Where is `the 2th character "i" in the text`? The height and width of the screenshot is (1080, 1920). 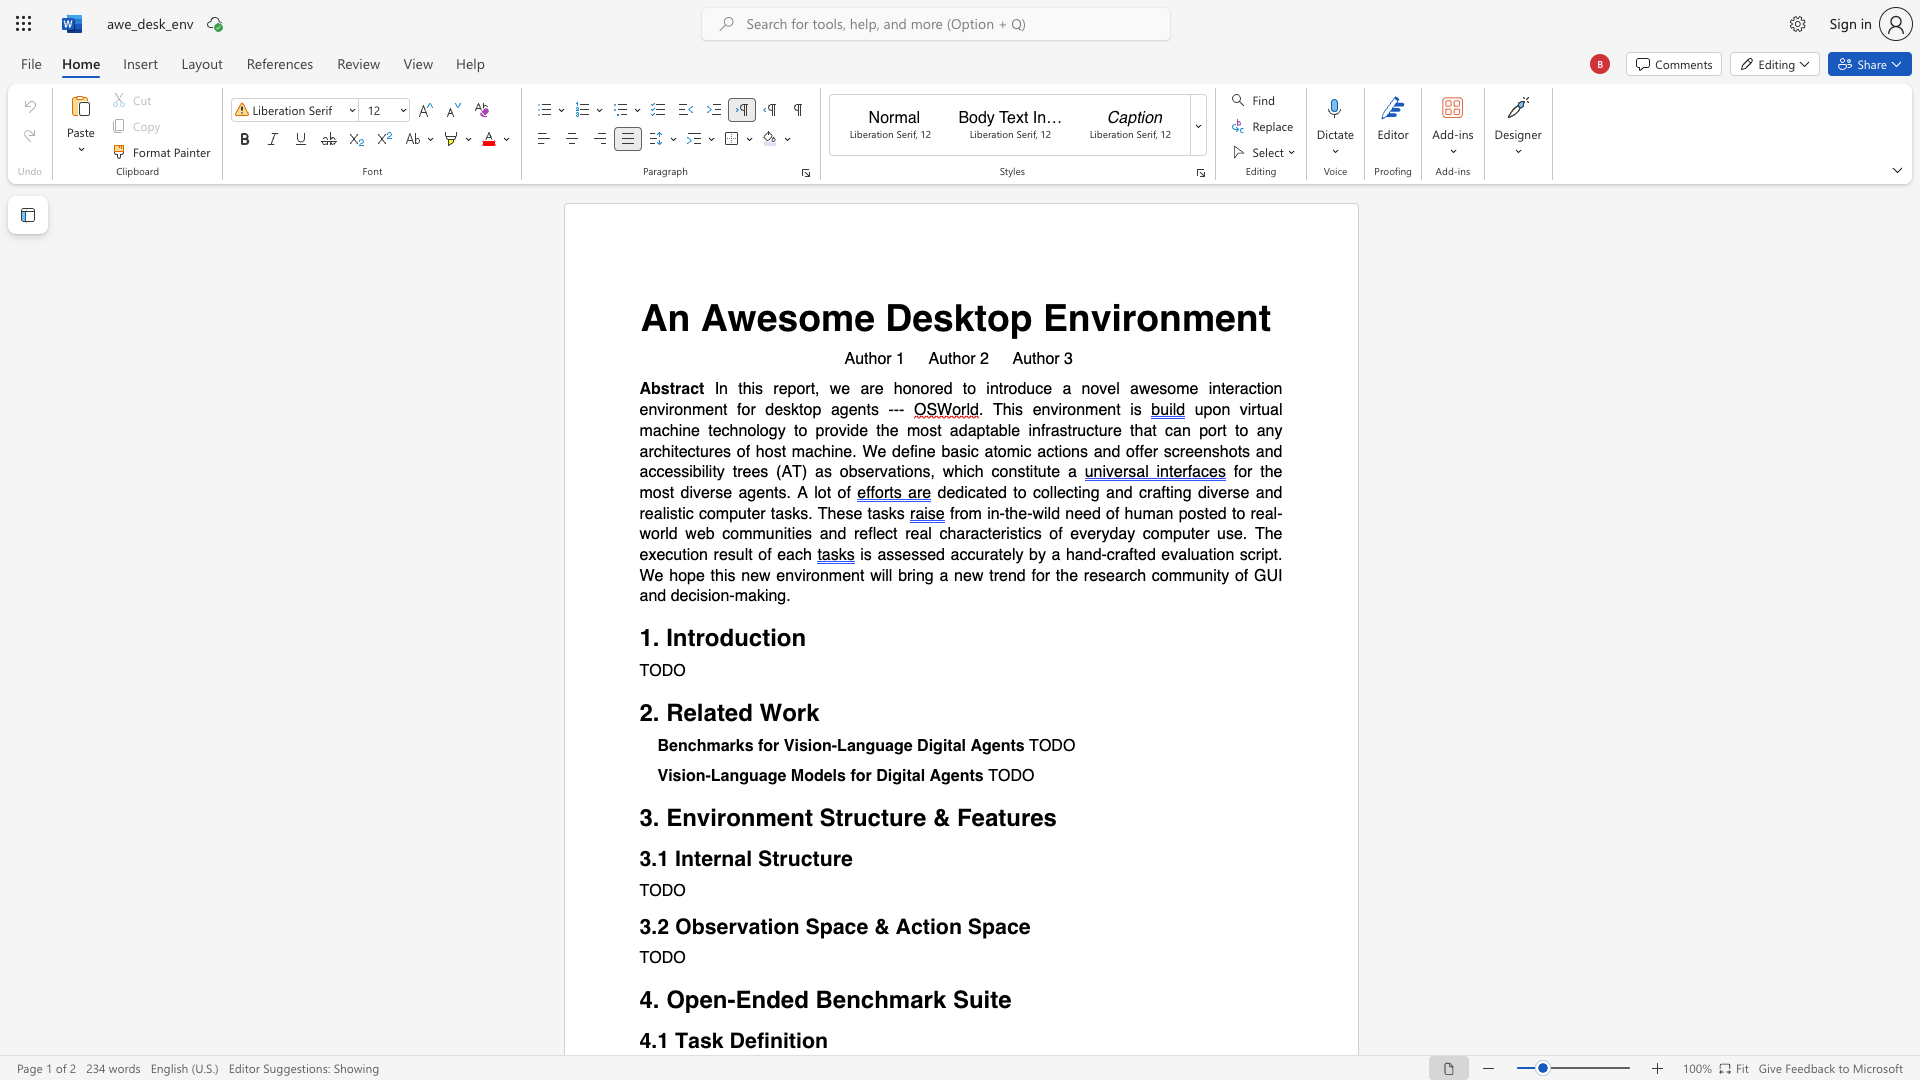
the 2th character "i" in the text is located at coordinates (913, 575).